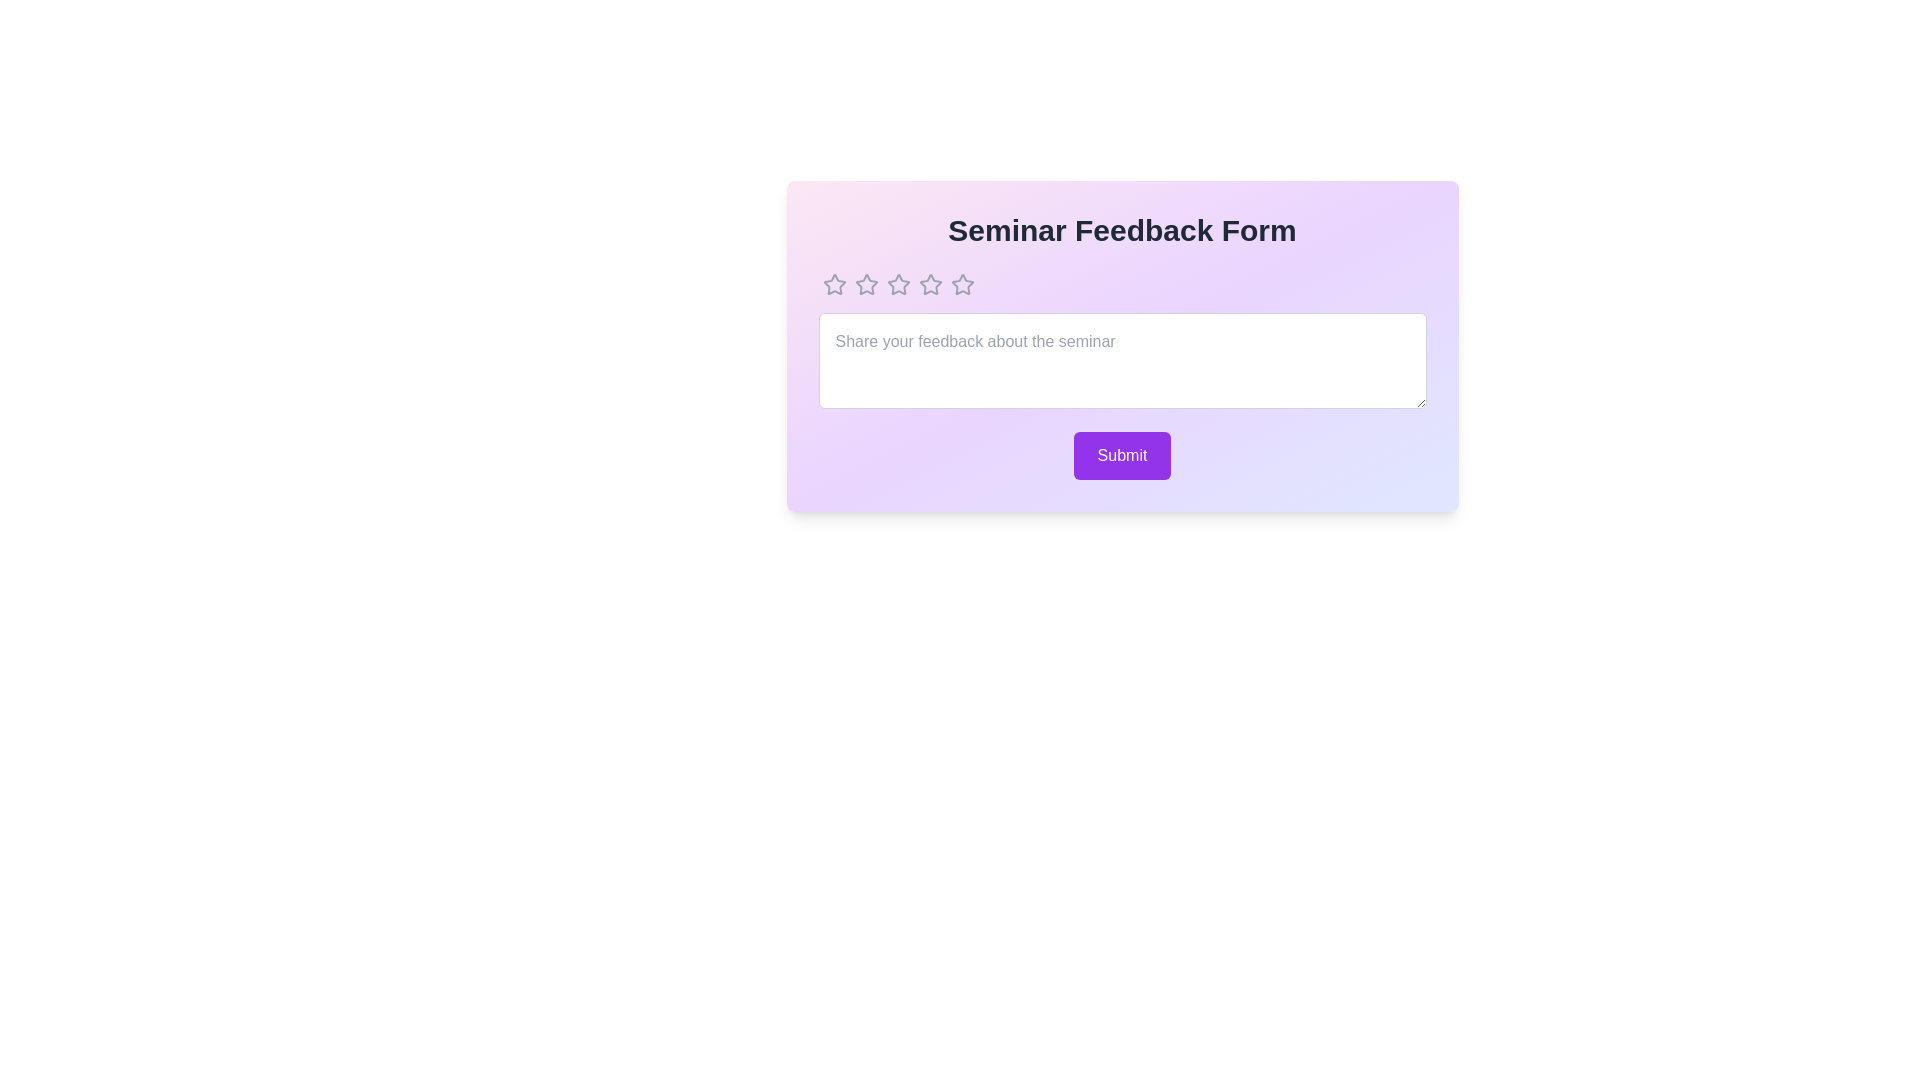 This screenshot has width=1920, height=1080. Describe the element at coordinates (834, 285) in the screenshot. I see `the star to set the rating to 1 stars` at that location.